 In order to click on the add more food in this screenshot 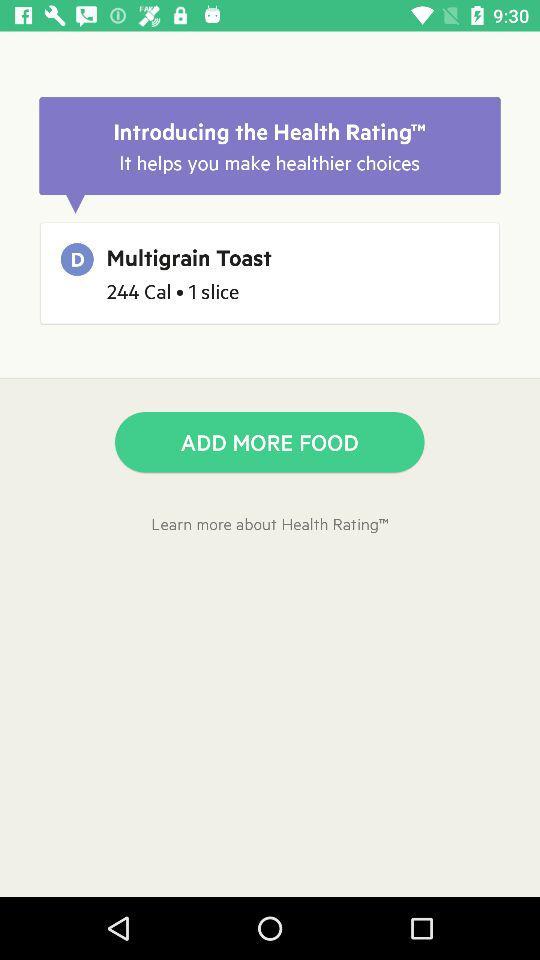, I will do `click(269, 442)`.